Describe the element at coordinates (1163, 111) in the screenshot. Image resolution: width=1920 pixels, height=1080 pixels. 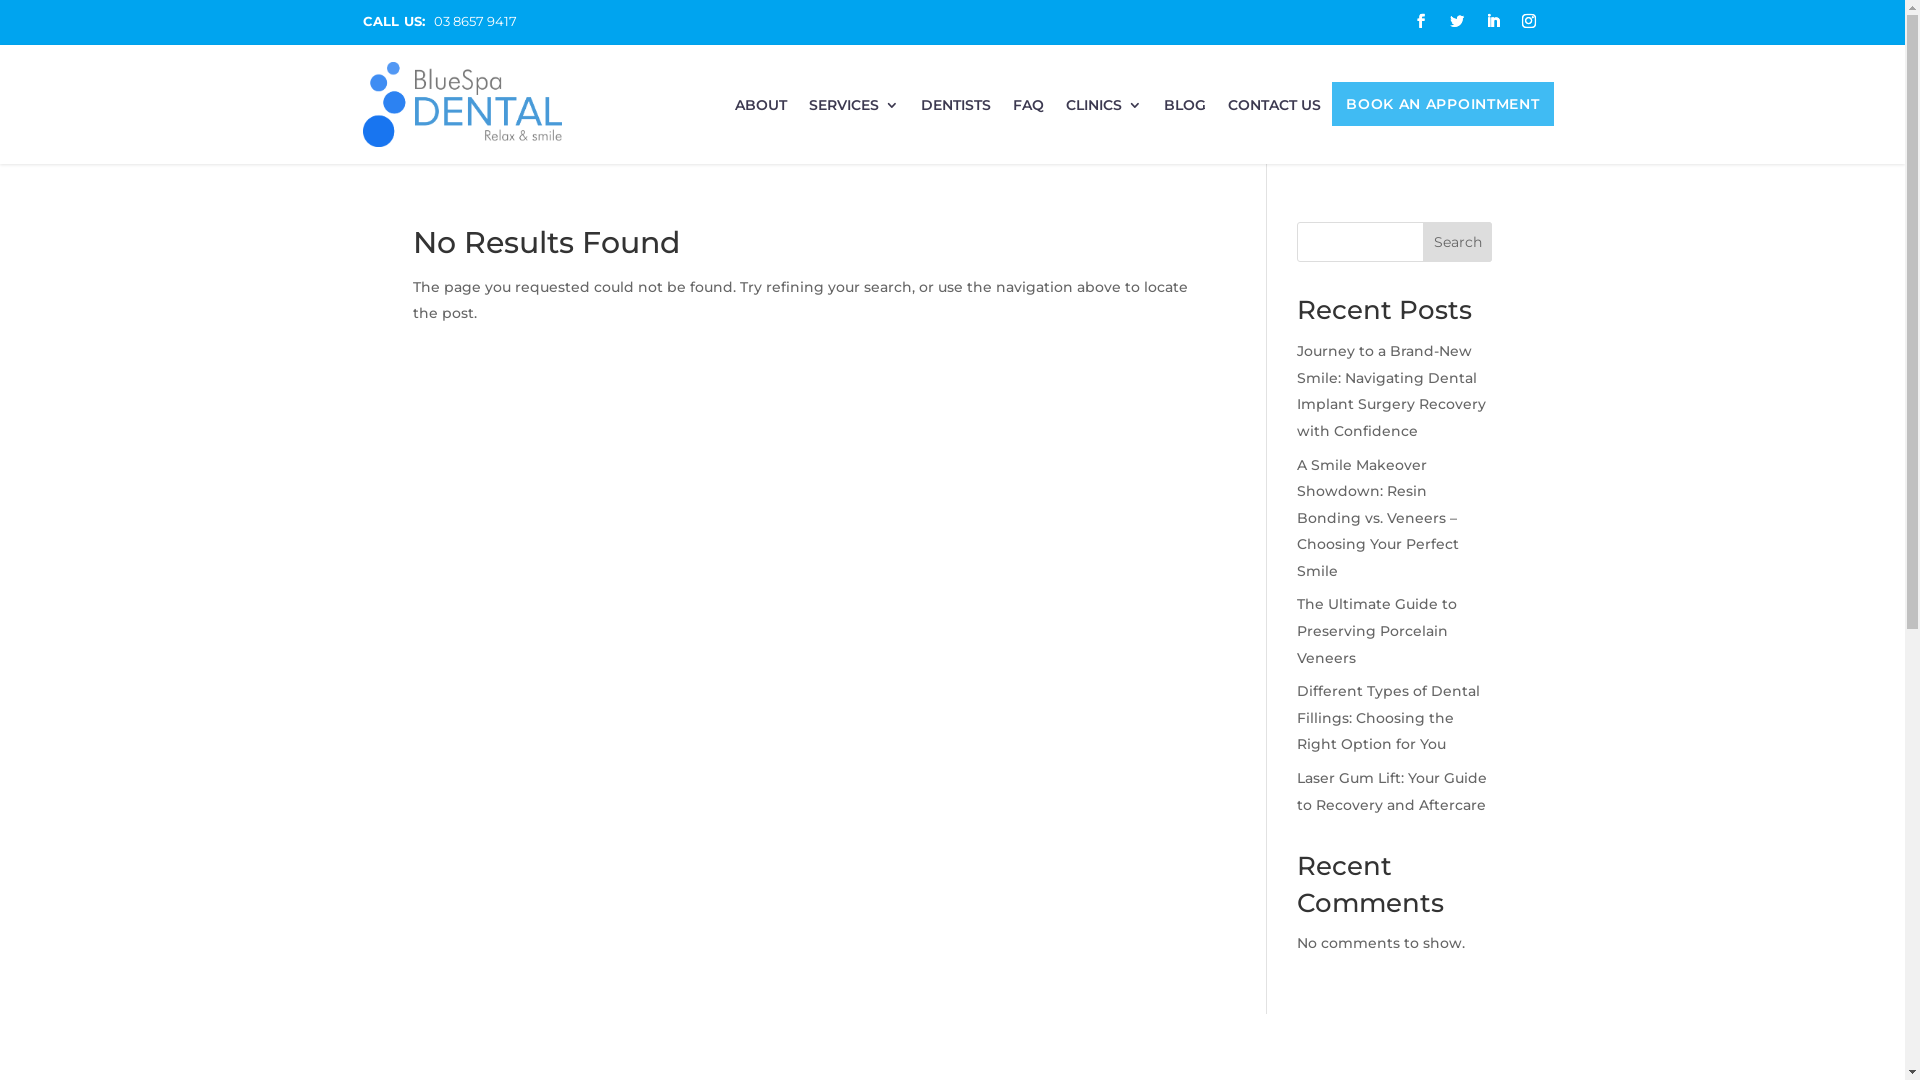
I see `'BLOG'` at that location.